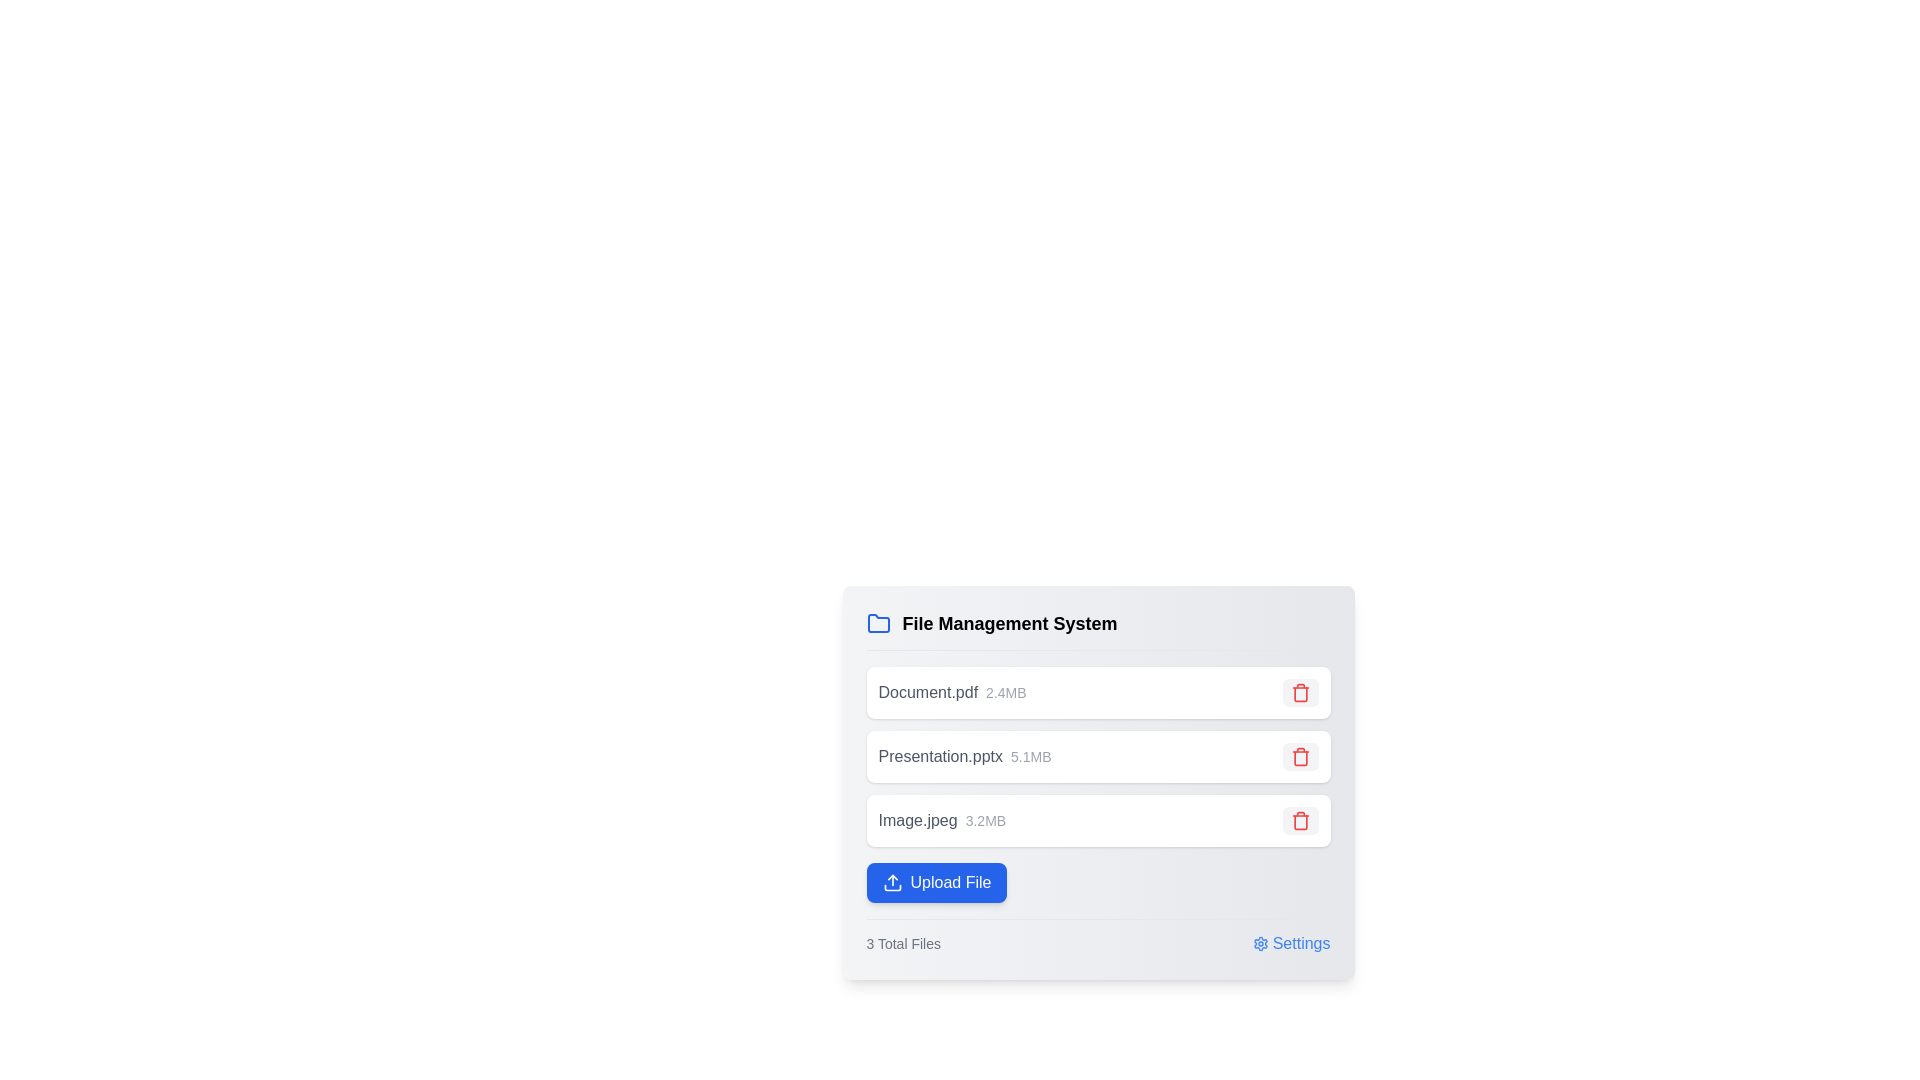 The image size is (1920, 1080). I want to click on the informational text displaying the file size next to the file name 'Presentation.pptx' by clicking on it, so click(1031, 756).